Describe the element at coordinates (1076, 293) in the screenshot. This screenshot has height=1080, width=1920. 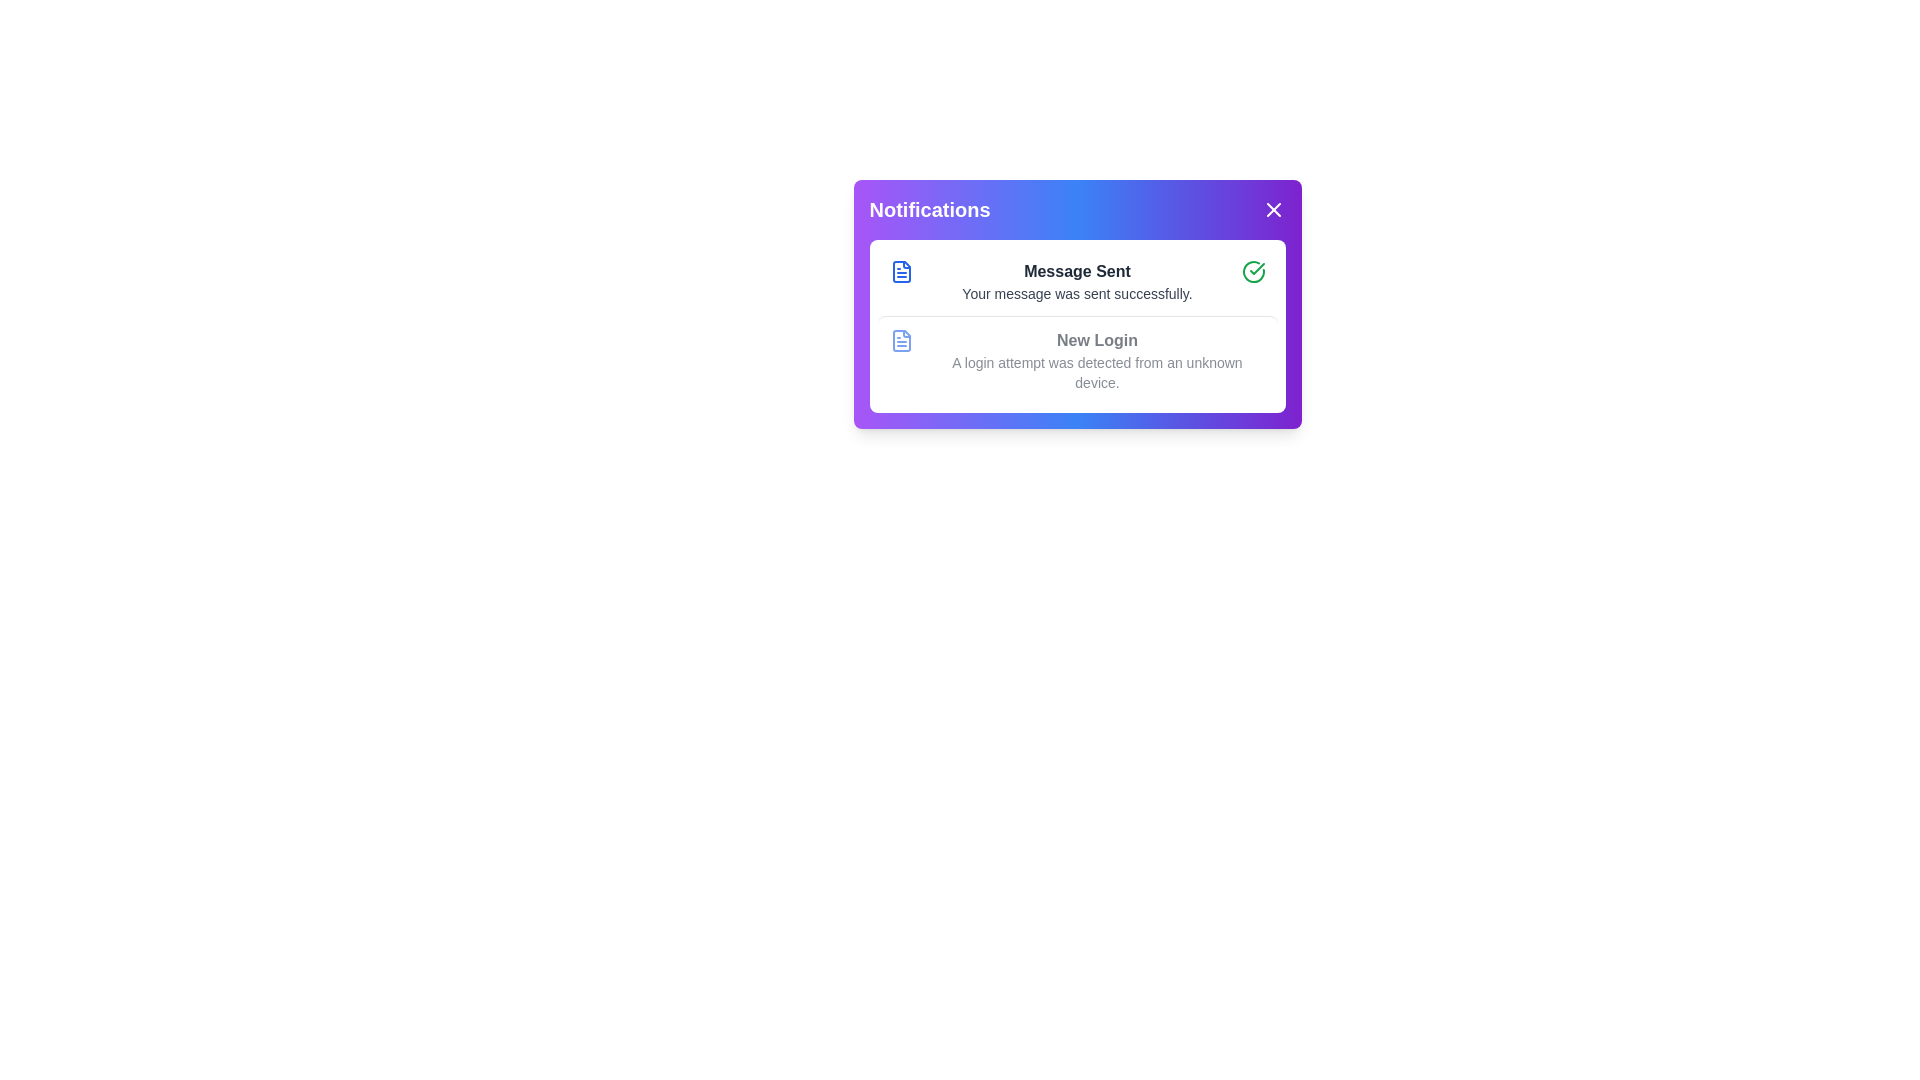
I see `the text label that indicates the message has been successfully sent, located in the notification box under the 'Message Sent' header` at that location.